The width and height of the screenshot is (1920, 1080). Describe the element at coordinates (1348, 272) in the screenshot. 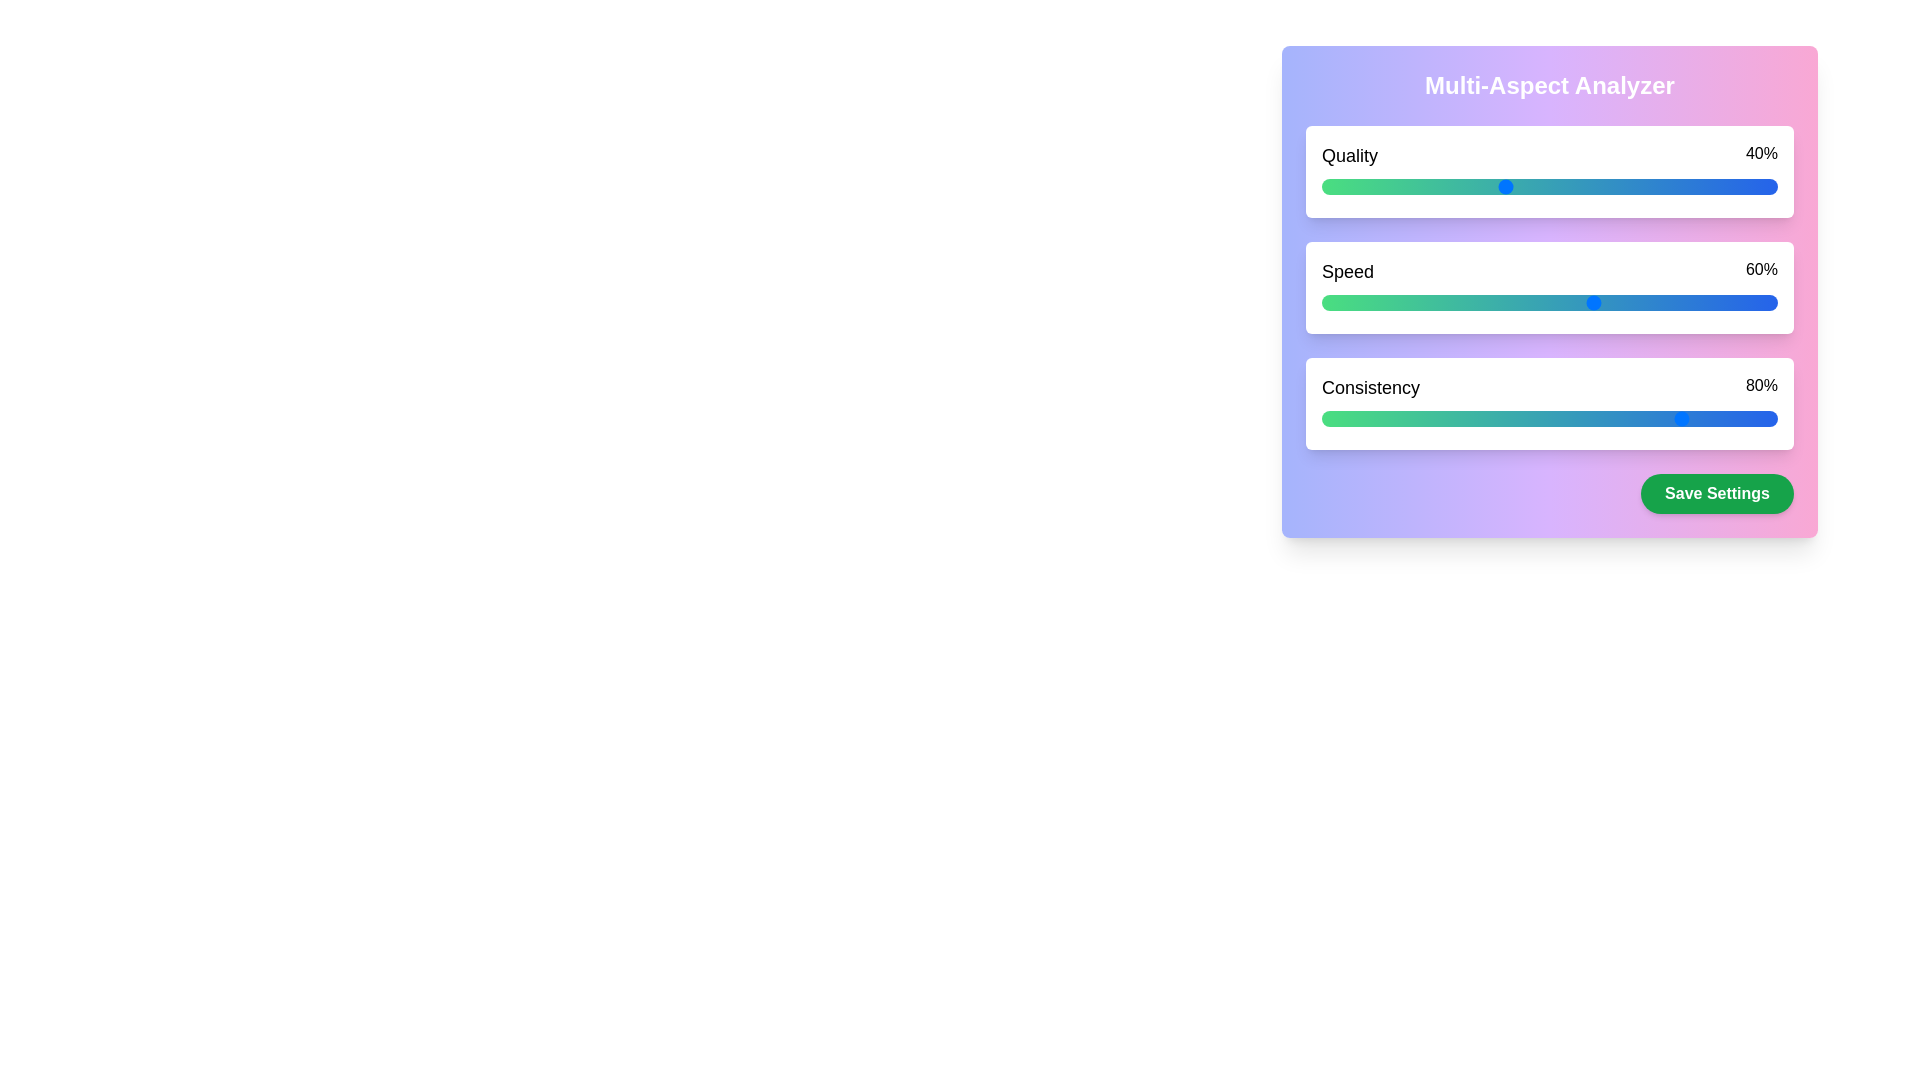

I see `the 'Speed' text label element, which is bold and medium-sized, located in the 'Multi-Aspect Analyzer' interface under 'Quality' and above 'Consistency'` at that location.